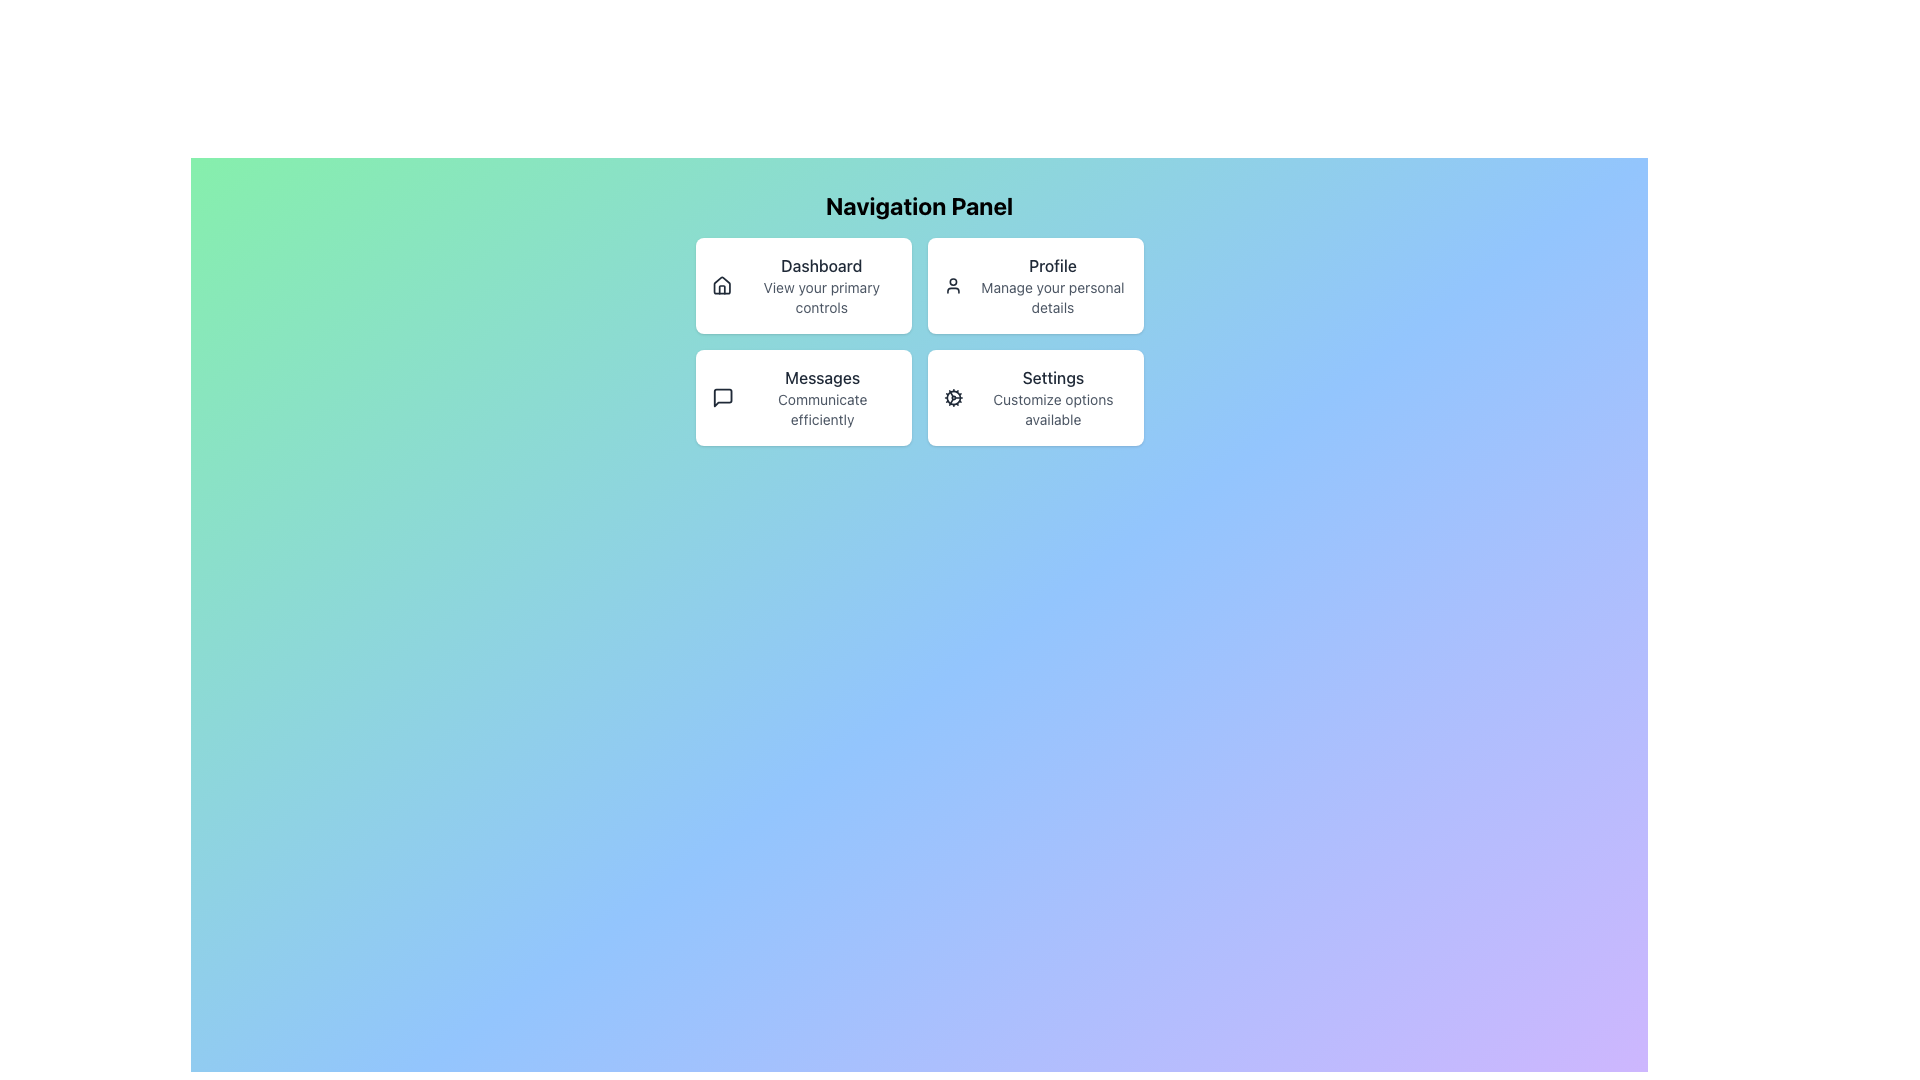 Image resolution: width=1920 pixels, height=1080 pixels. I want to click on the static text label that reads 'Customize options available', which is styled in a small light gray font and located directly below the 'Settings' text within the bottom-right quadrant of the user interface, so click(1052, 408).